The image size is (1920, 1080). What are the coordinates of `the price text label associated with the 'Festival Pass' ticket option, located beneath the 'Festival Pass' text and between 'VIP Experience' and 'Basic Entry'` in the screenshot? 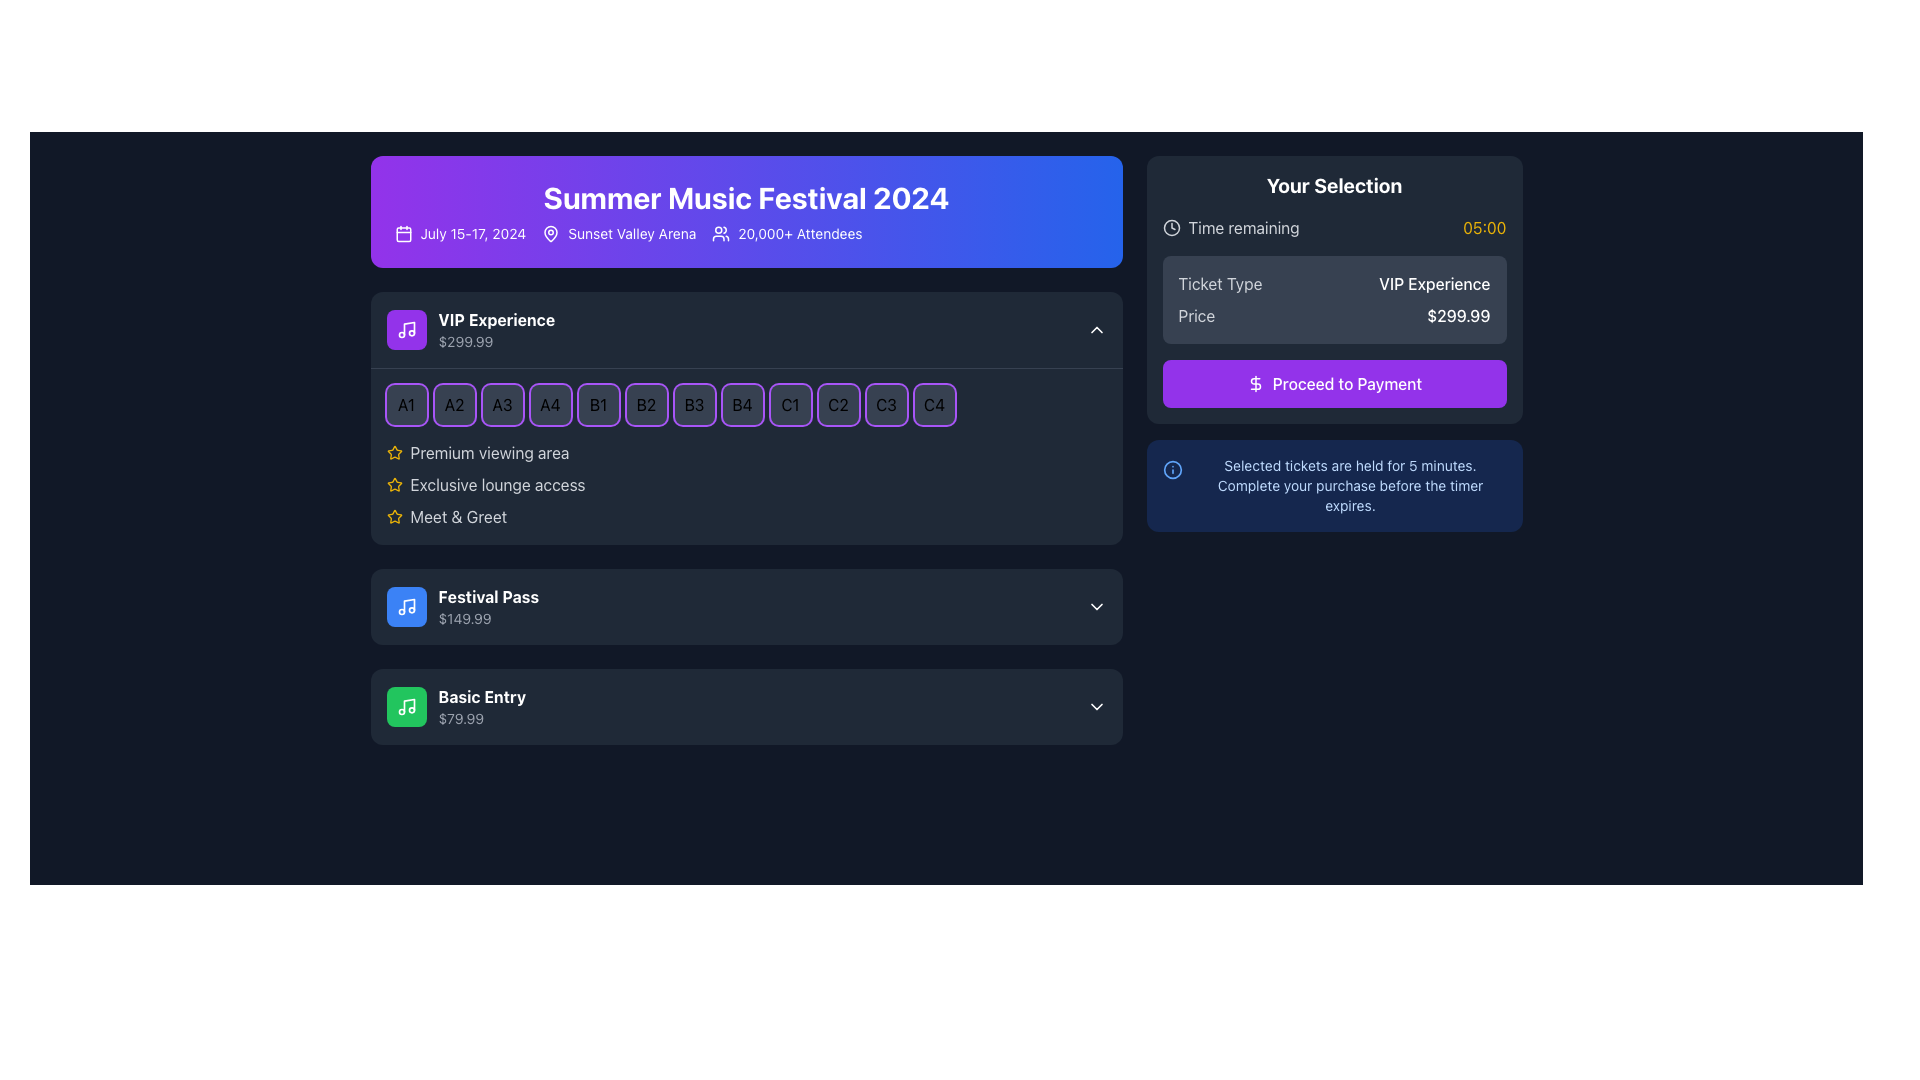 It's located at (488, 617).